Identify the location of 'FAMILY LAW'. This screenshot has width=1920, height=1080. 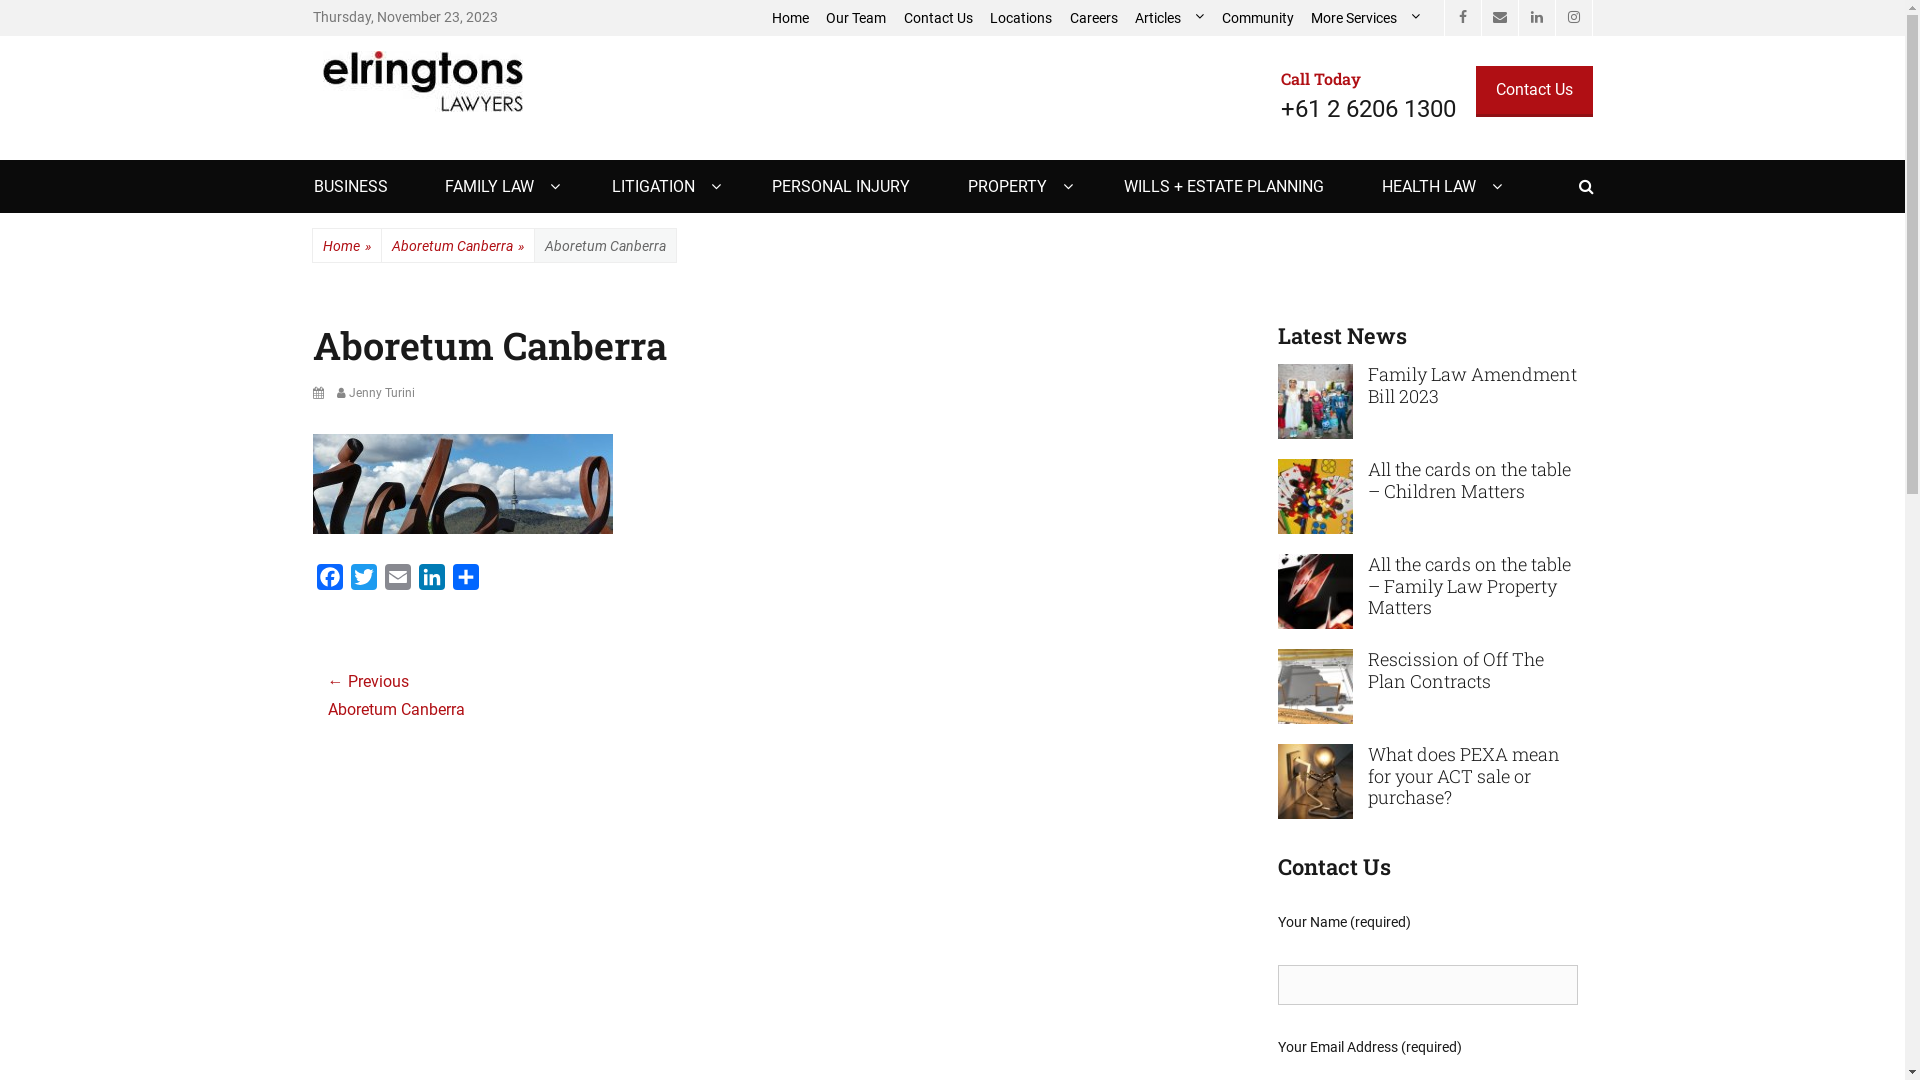
(499, 186).